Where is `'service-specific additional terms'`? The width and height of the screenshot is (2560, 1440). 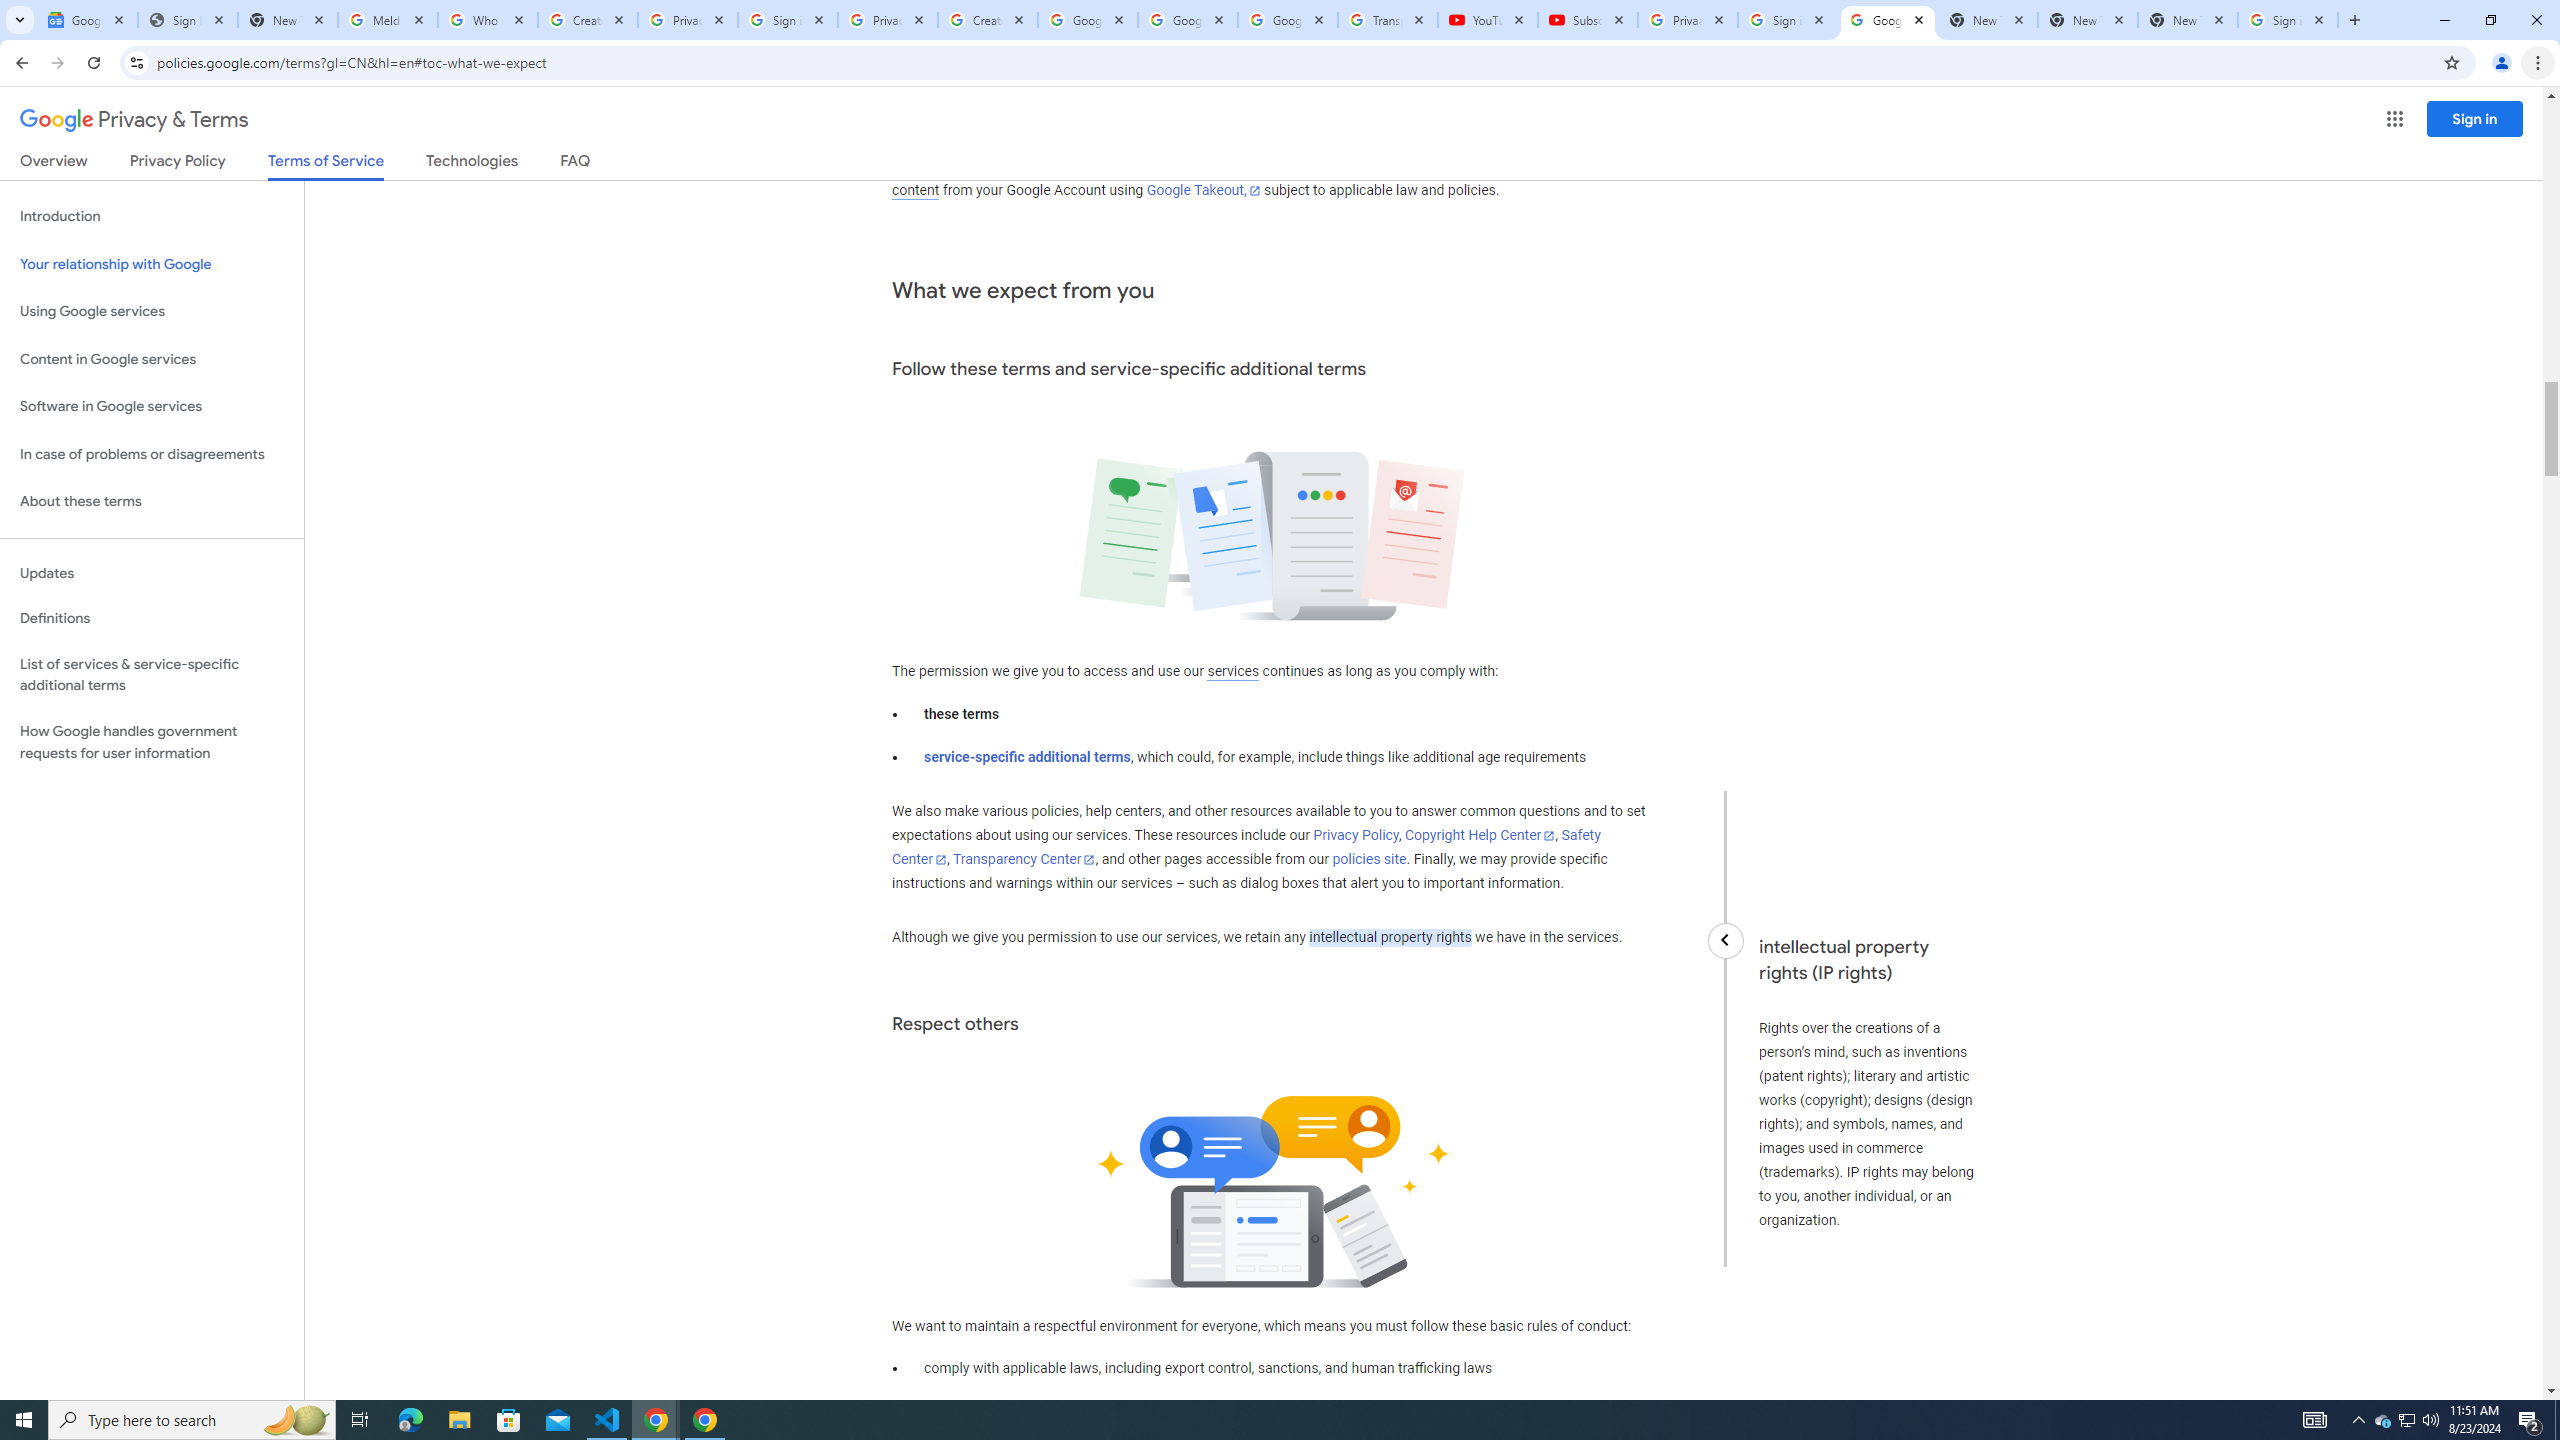 'service-specific additional terms' is located at coordinates (1027, 758).